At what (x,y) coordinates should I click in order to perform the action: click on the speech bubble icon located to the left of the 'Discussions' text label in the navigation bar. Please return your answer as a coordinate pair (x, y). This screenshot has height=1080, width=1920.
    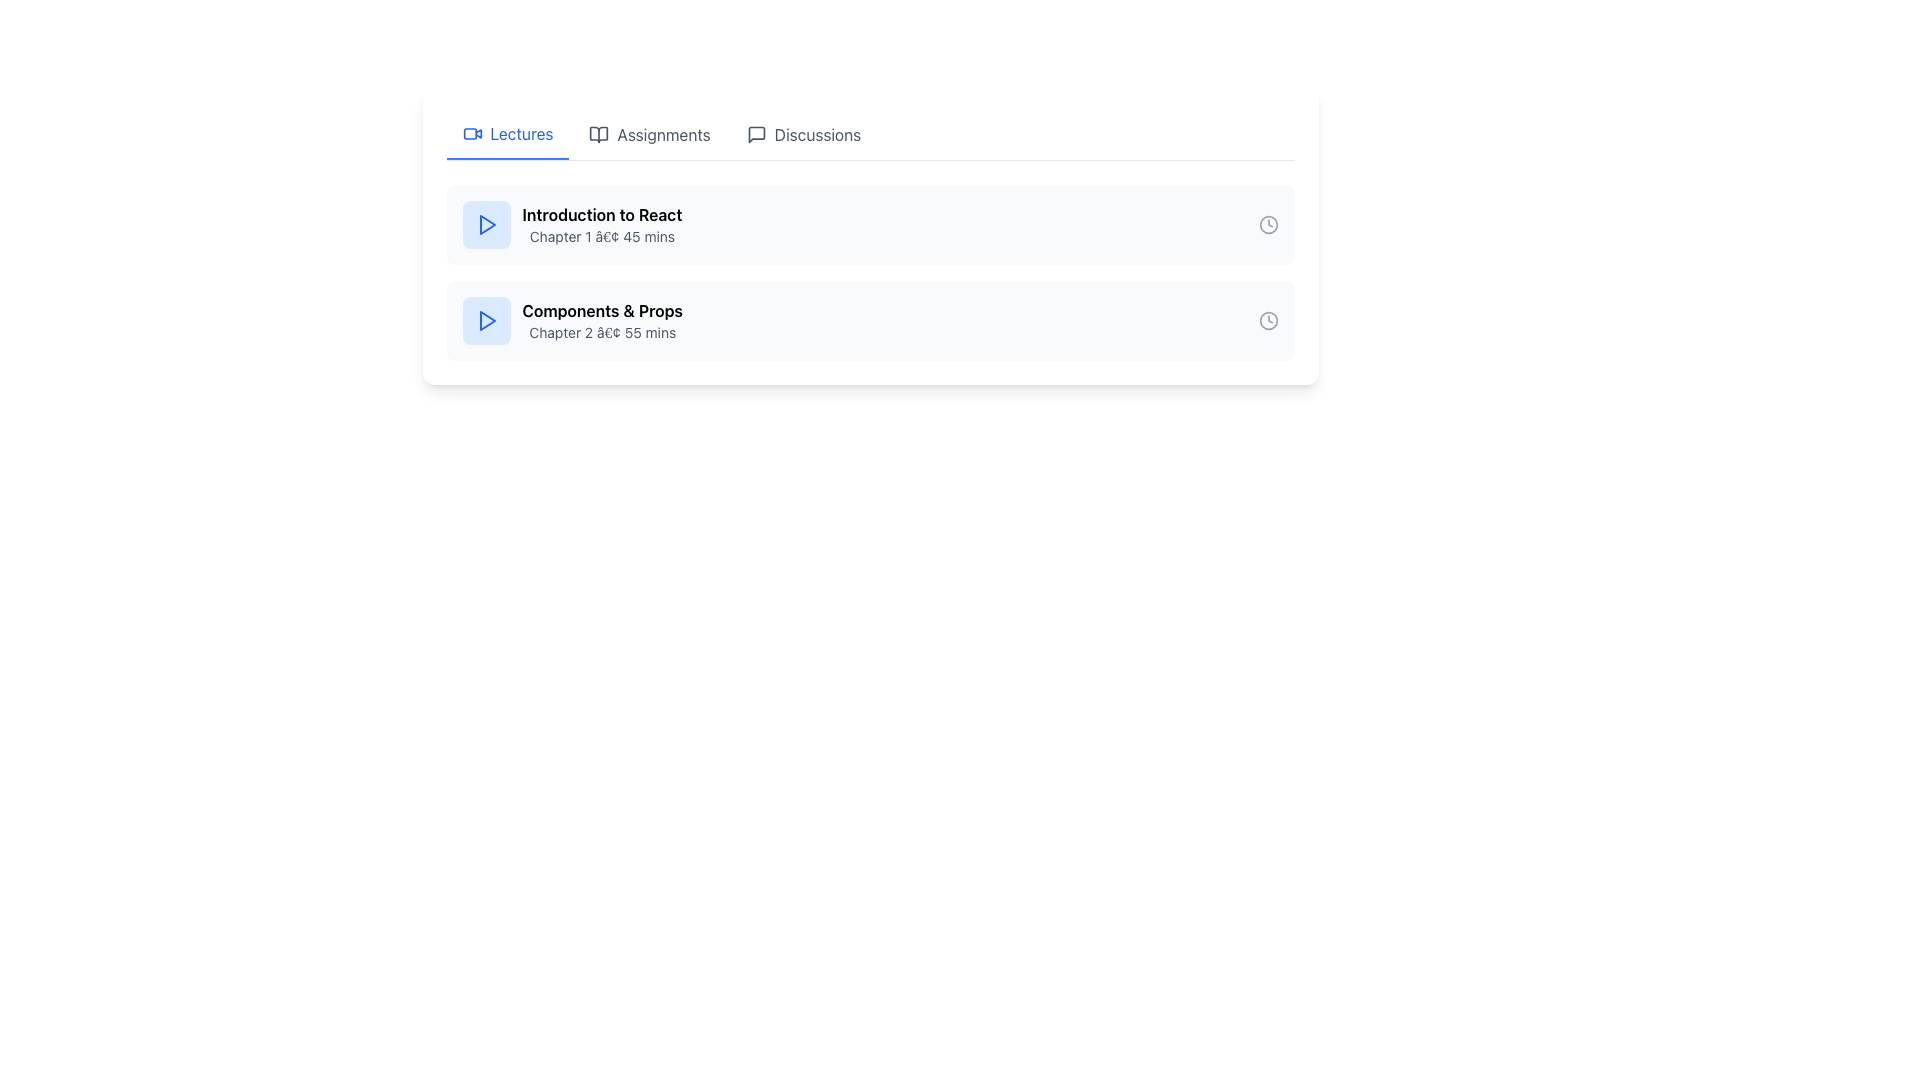
    Looking at the image, I should click on (755, 135).